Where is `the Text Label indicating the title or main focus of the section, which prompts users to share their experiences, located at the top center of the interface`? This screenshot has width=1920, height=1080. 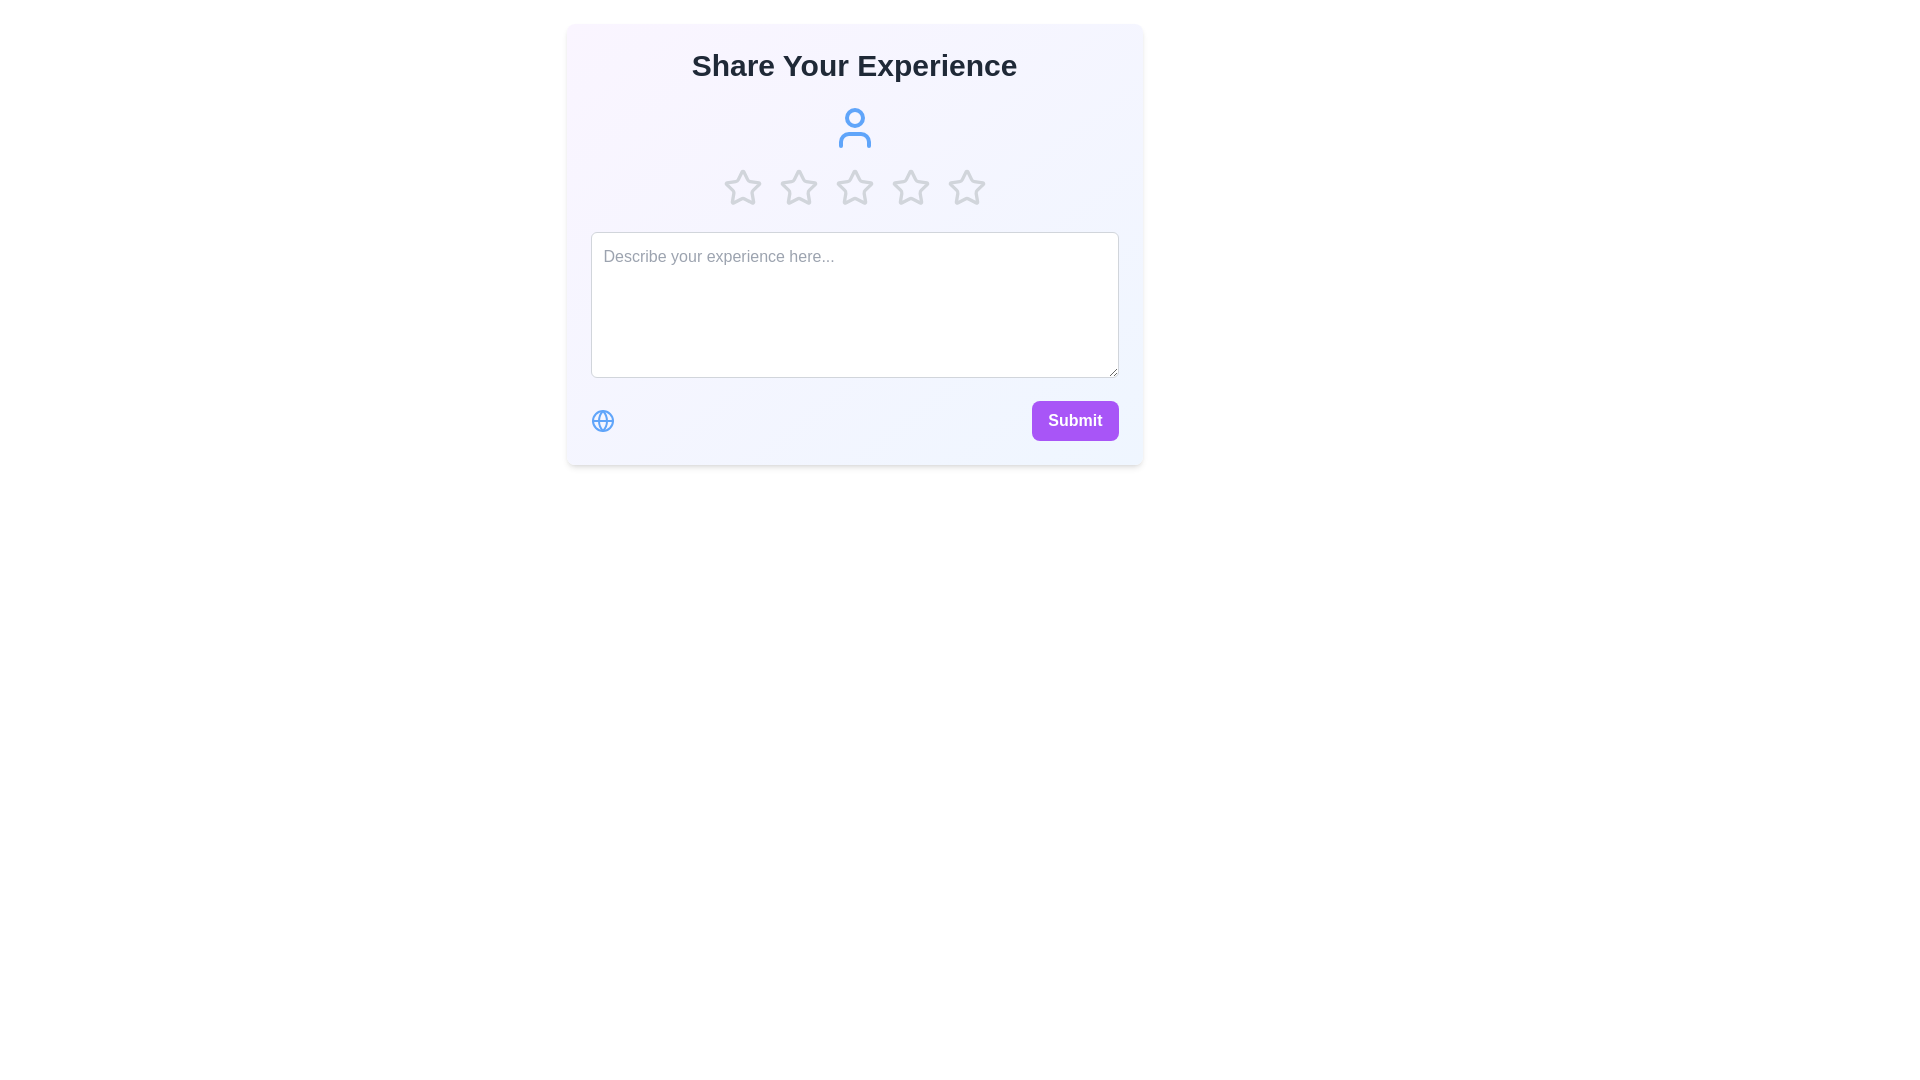 the Text Label indicating the title or main focus of the section, which prompts users to share their experiences, located at the top center of the interface is located at coordinates (854, 64).